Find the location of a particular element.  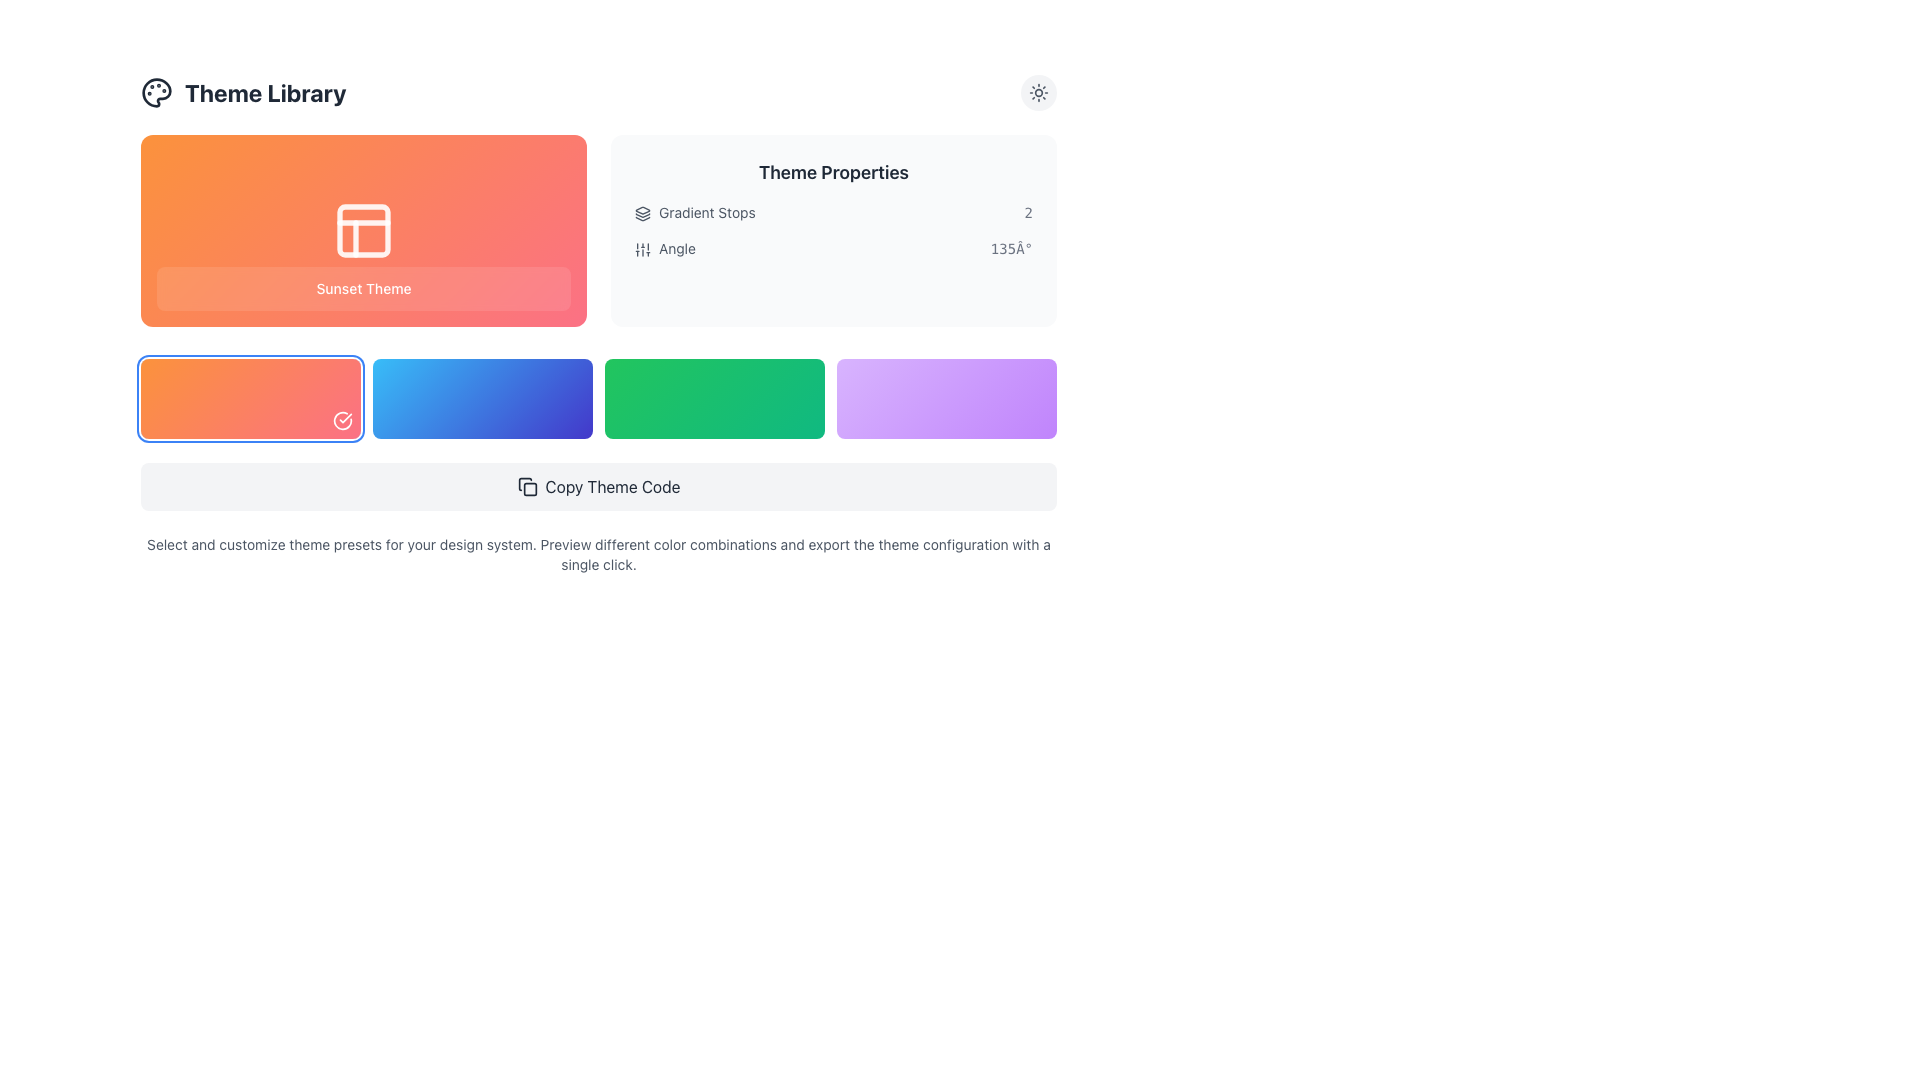

the small, rounded rectangle located at the upper-left part of the 'Sunset Theme' icon, which is part of the orange rectangular card is located at coordinates (364, 230).